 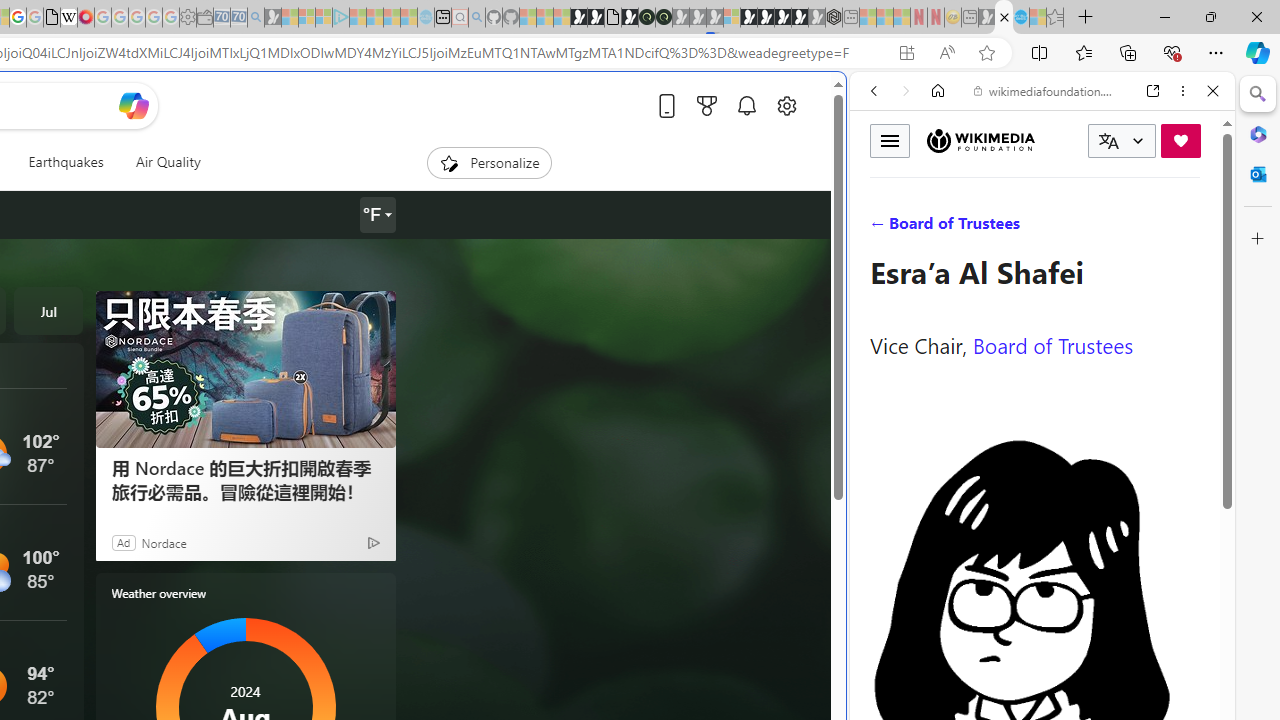 I want to click on 'Open settings', so click(x=785, y=105).